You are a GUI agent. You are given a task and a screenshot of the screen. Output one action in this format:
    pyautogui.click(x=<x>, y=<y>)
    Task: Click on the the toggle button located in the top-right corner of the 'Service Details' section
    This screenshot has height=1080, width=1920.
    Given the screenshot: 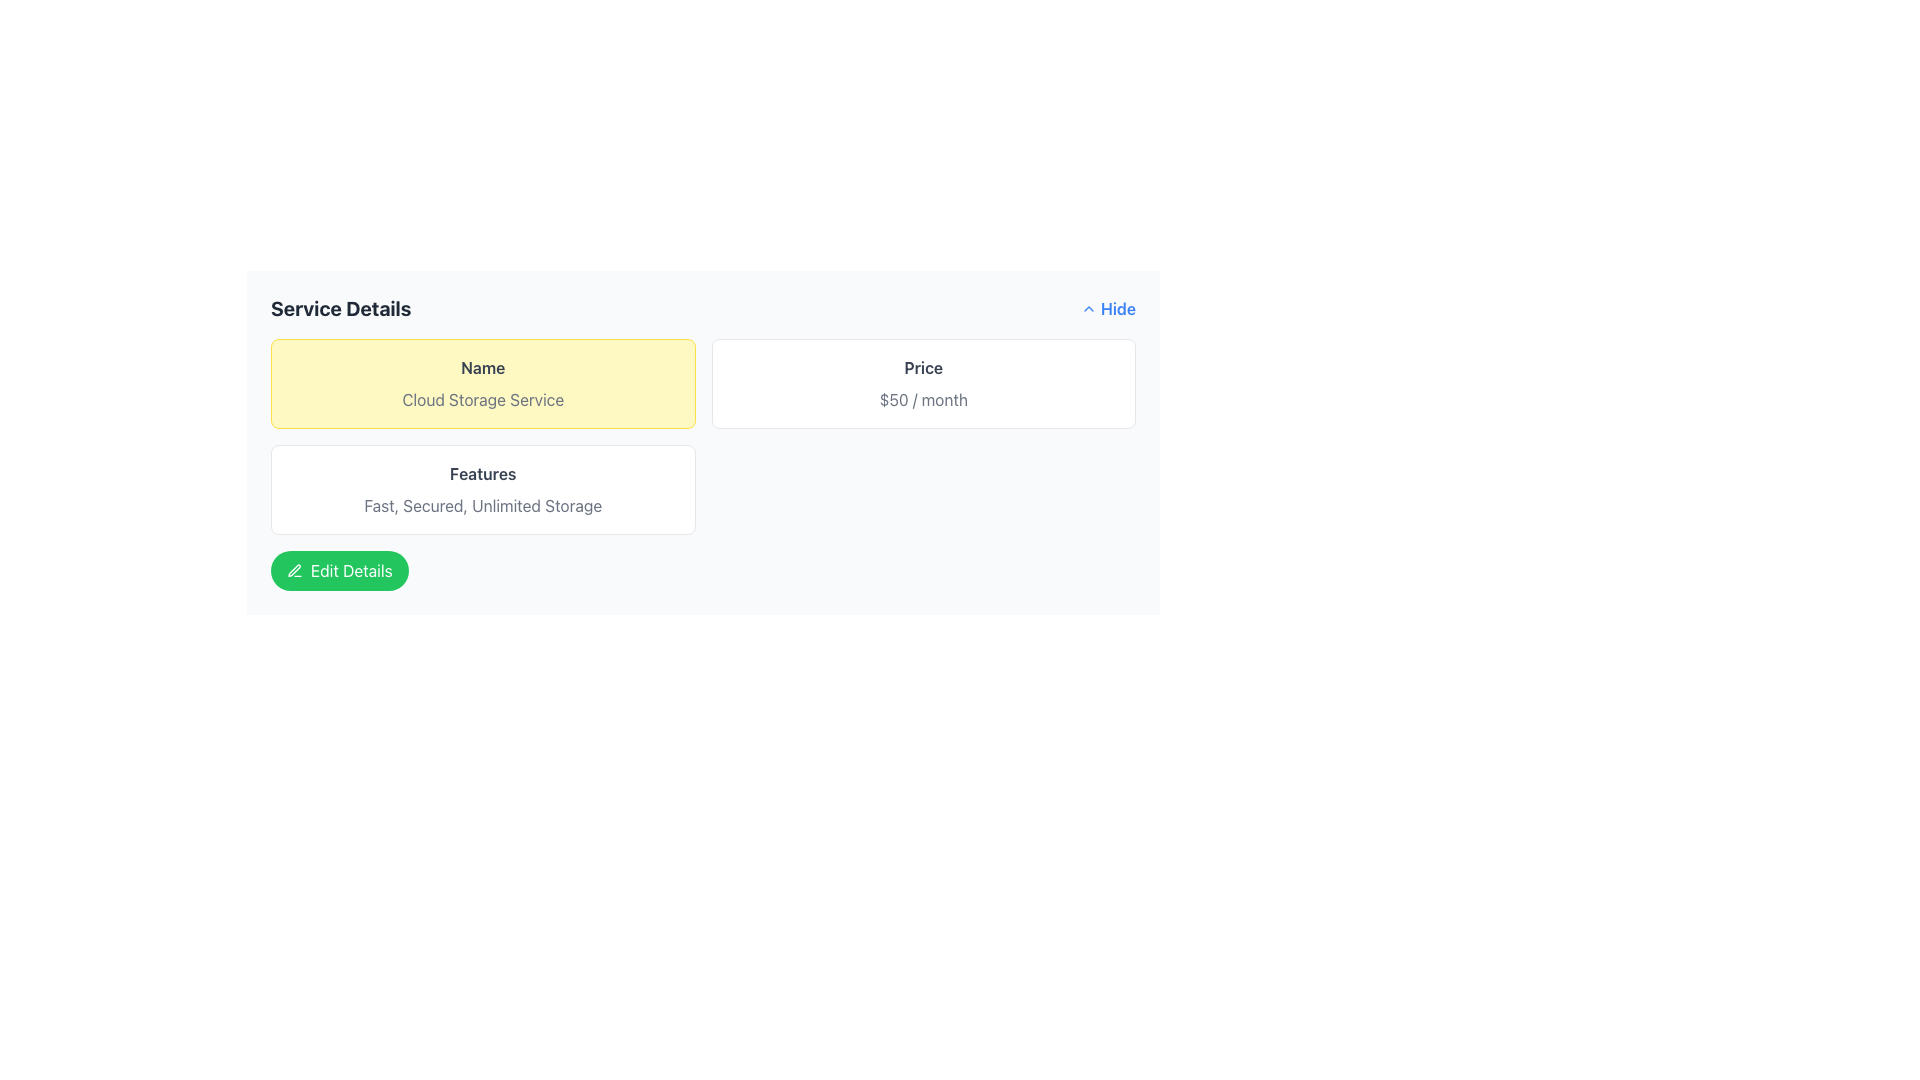 What is the action you would take?
    pyautogui.click(x=1107, y=308)
    